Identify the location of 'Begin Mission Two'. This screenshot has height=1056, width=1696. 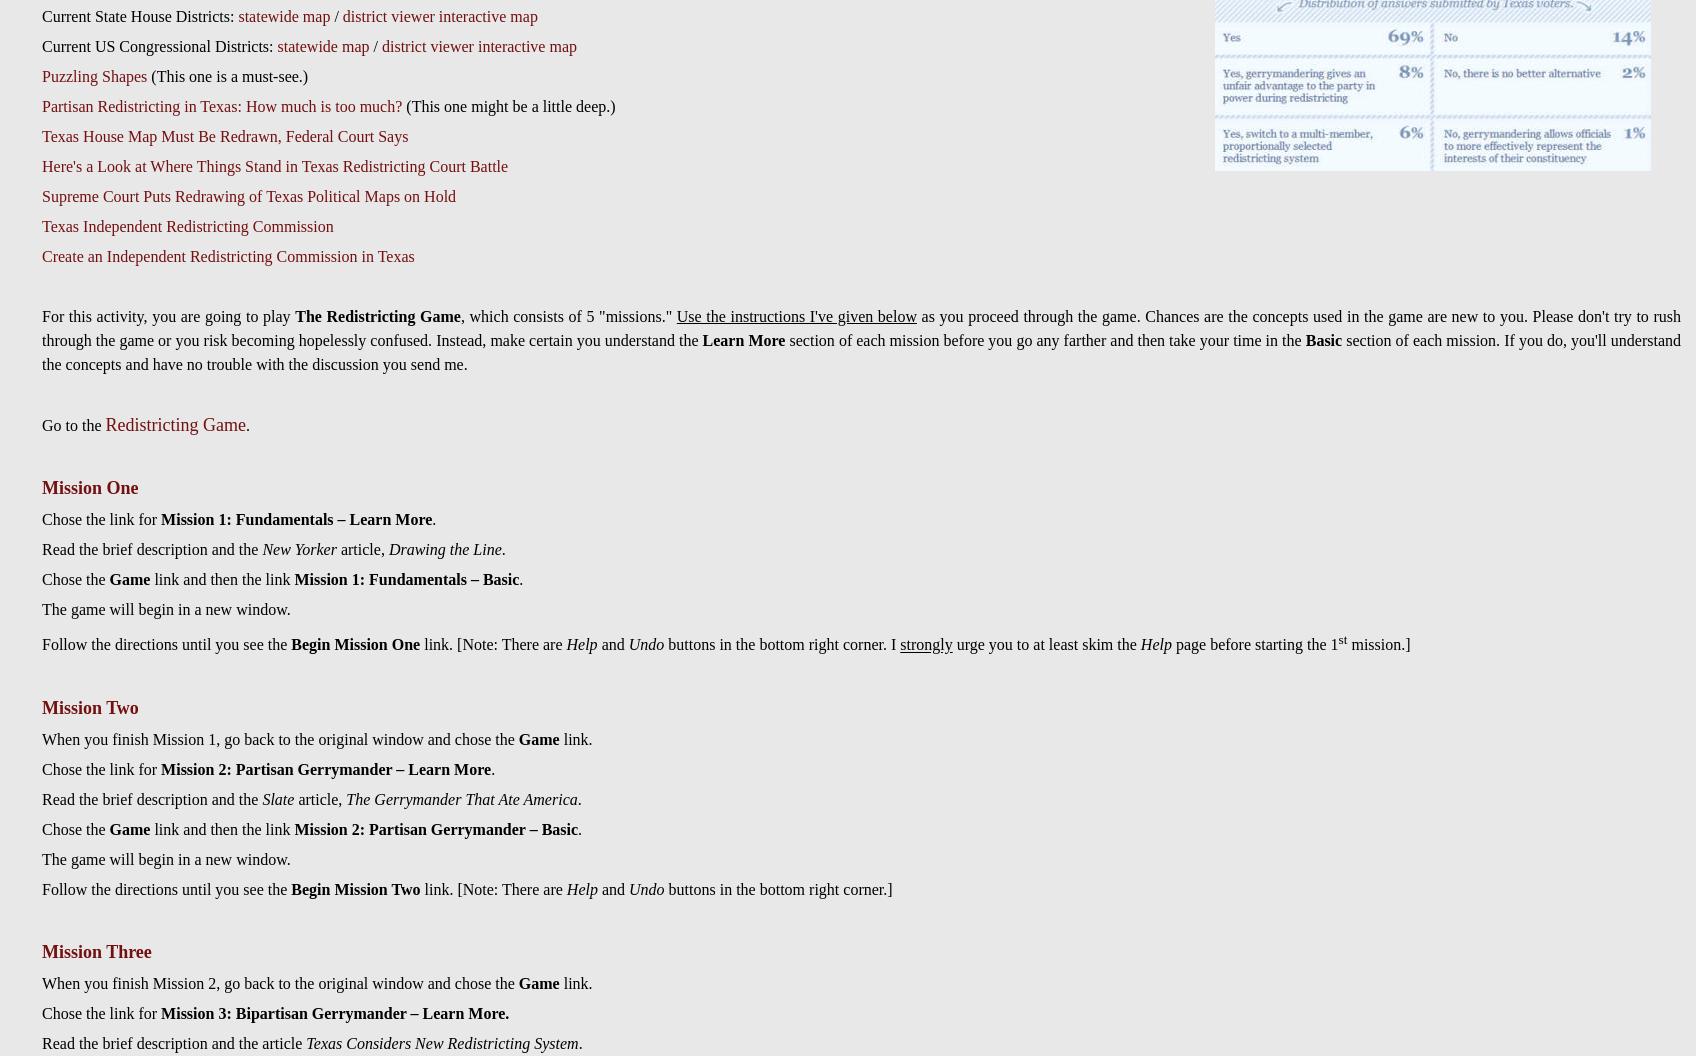
(354, 887).